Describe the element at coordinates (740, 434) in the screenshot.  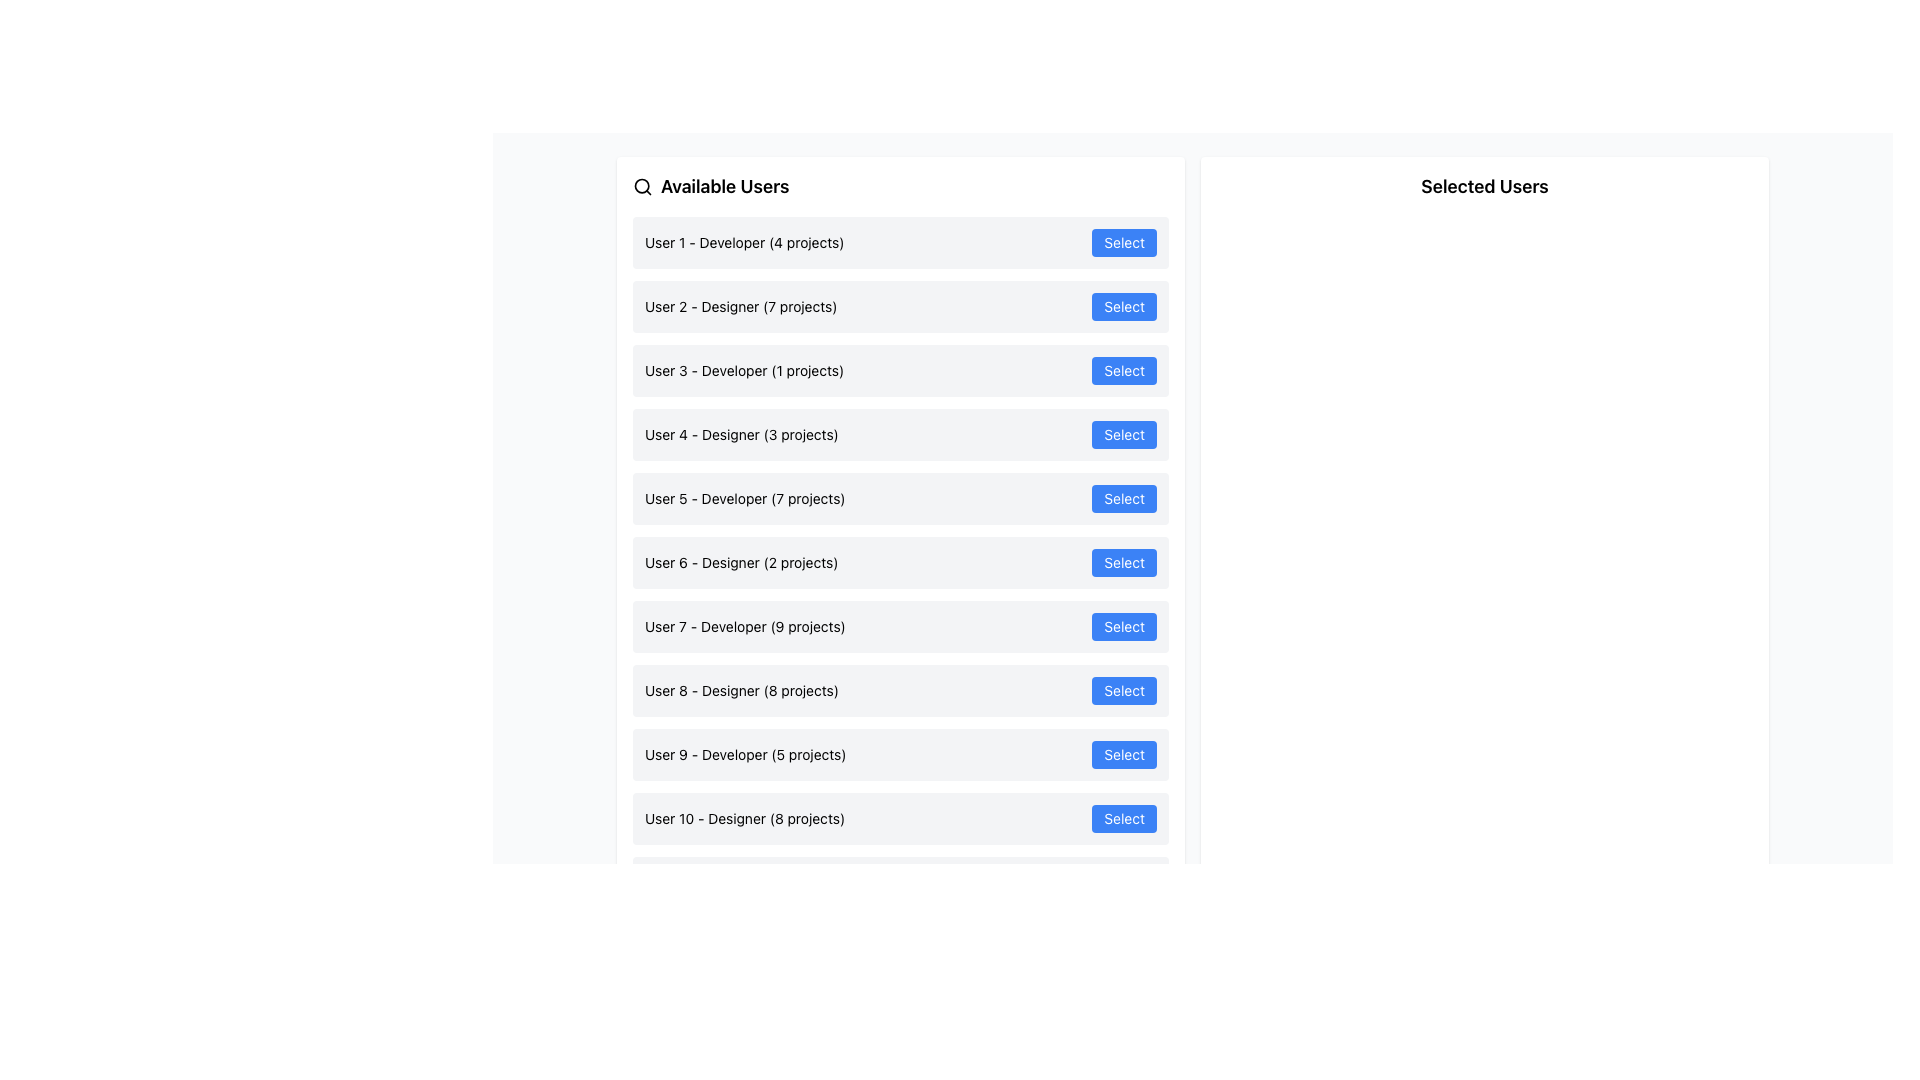
I see `the static text that identifies a user entry in the fourth row under the 'Available Users' section, which provides information about the user's designation and associated projects` at that location.